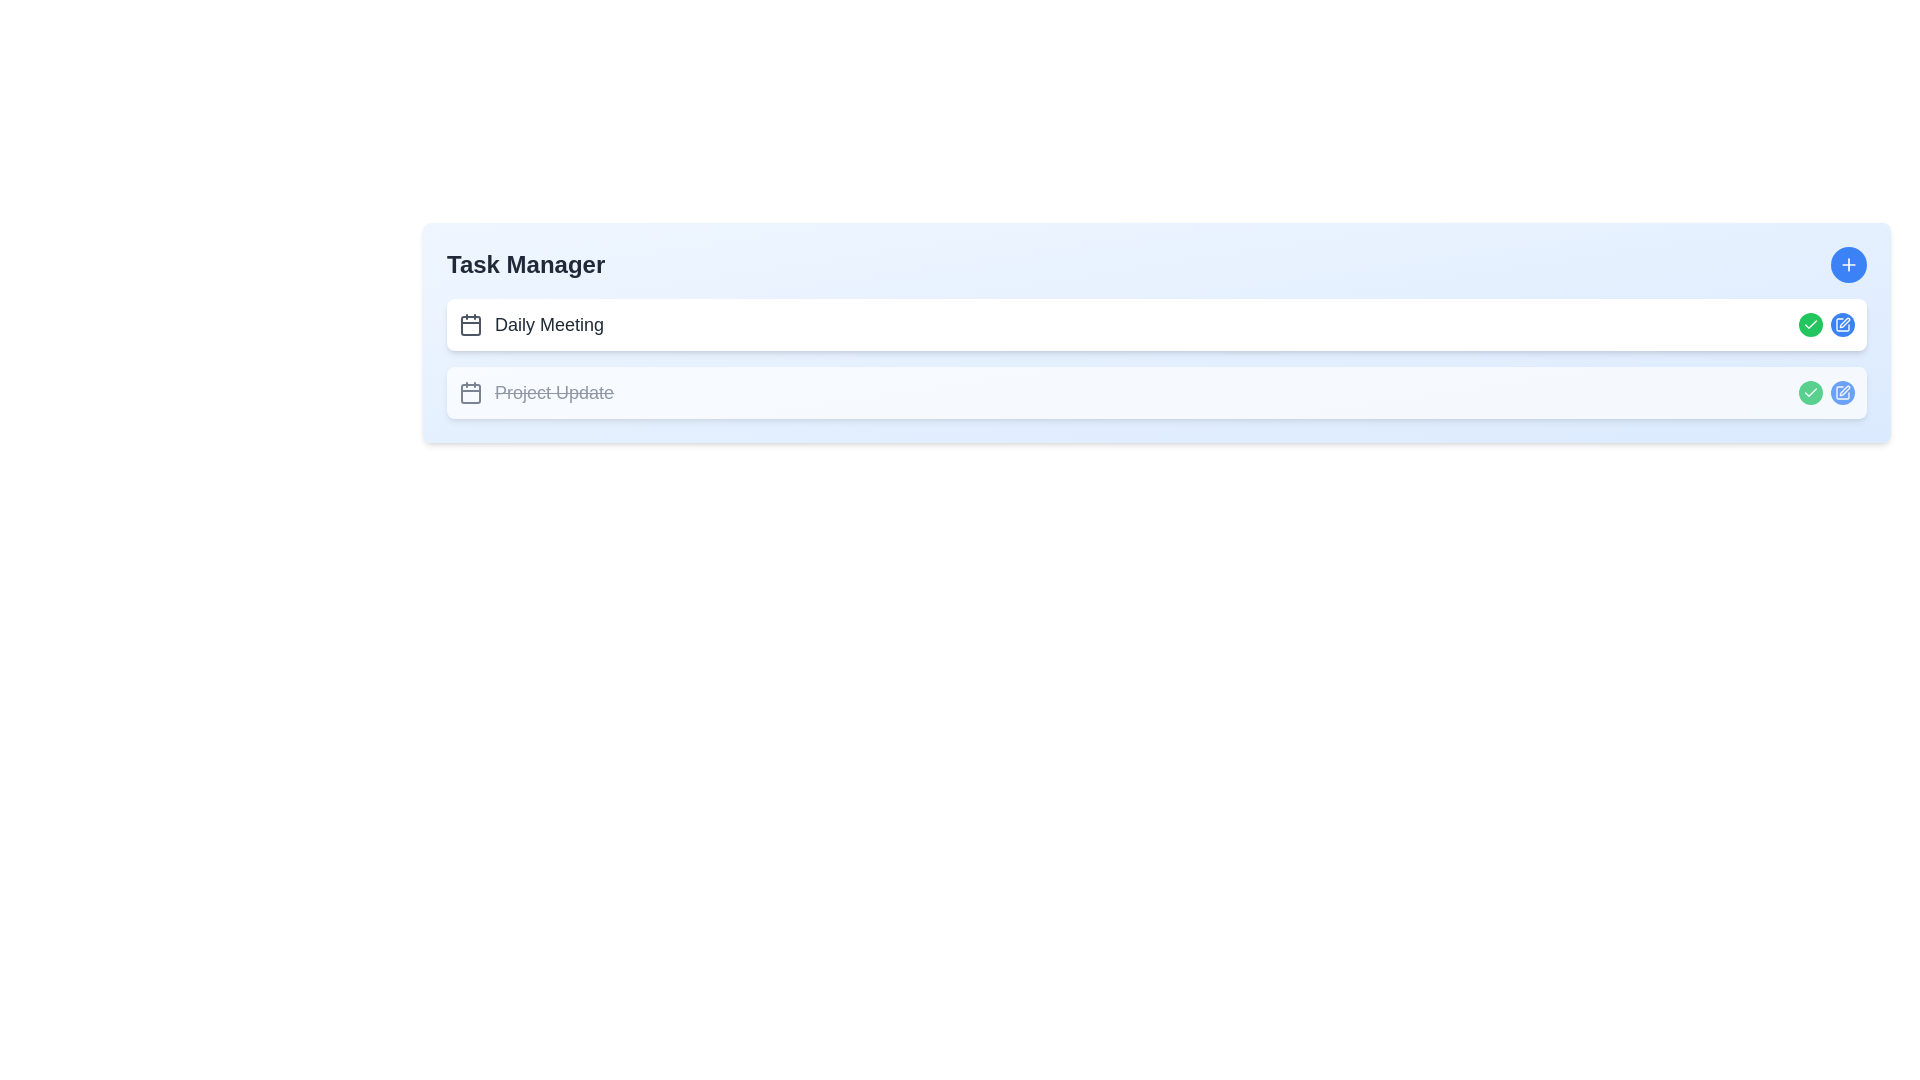  What do you see at coordinates (1842, 322) in the screenshot?
I see `the edit button located on the right-hand side of the 'Daily Meeting' task entry in the task management interface` at bounding box center [1842, 322].